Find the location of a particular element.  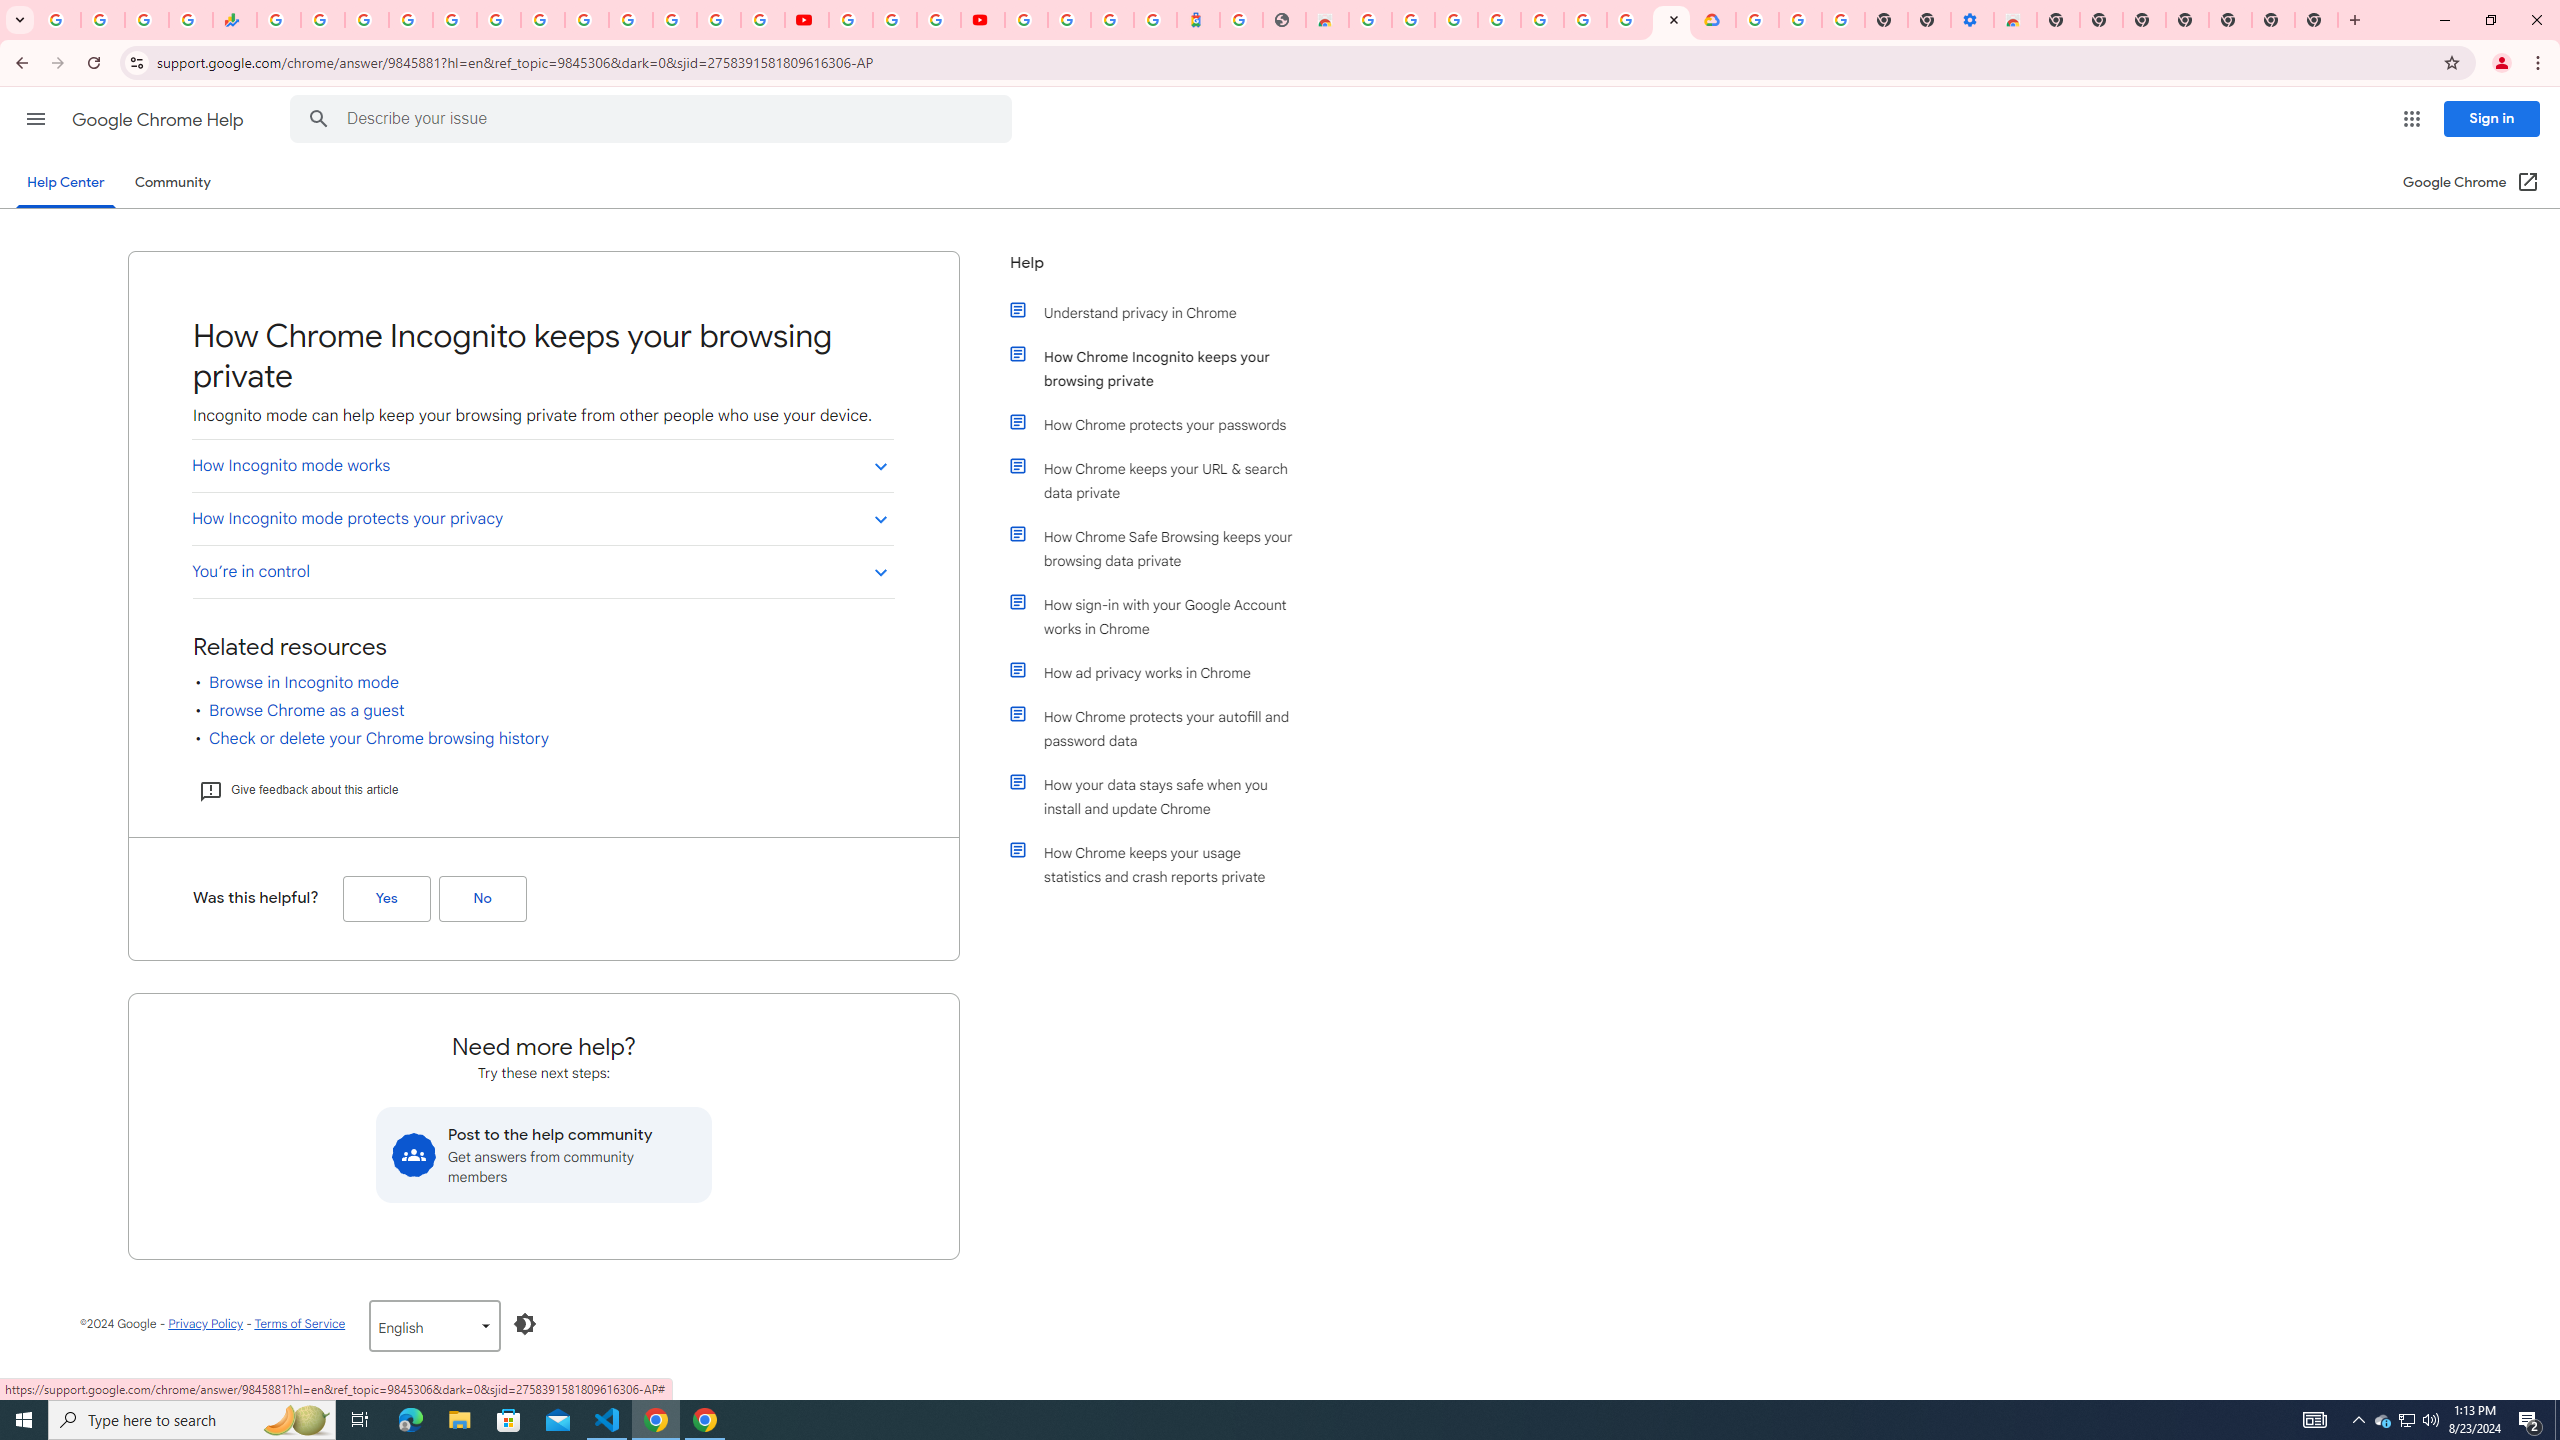

'Privacy Checkup' is located at coordinates (762, 19).